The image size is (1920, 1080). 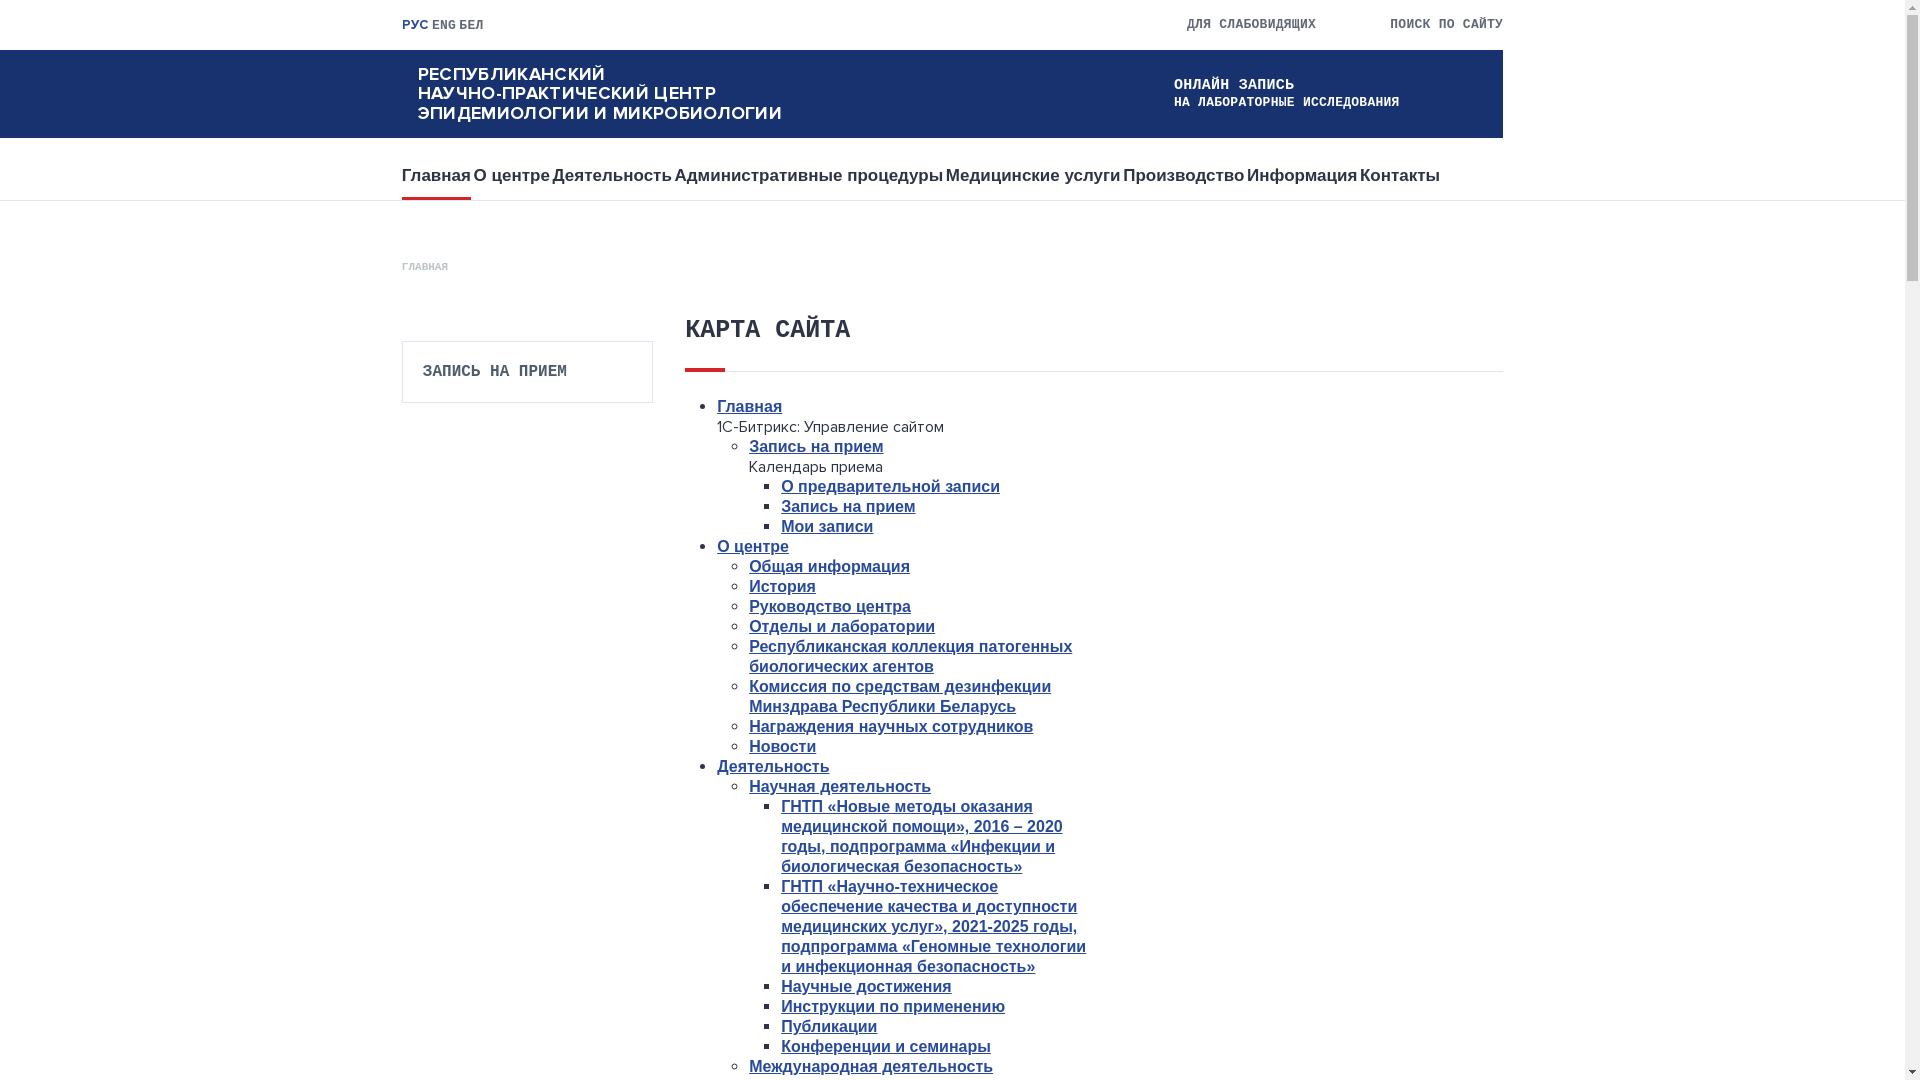 I want to click on 'ENG', so click(x=443, y=25).